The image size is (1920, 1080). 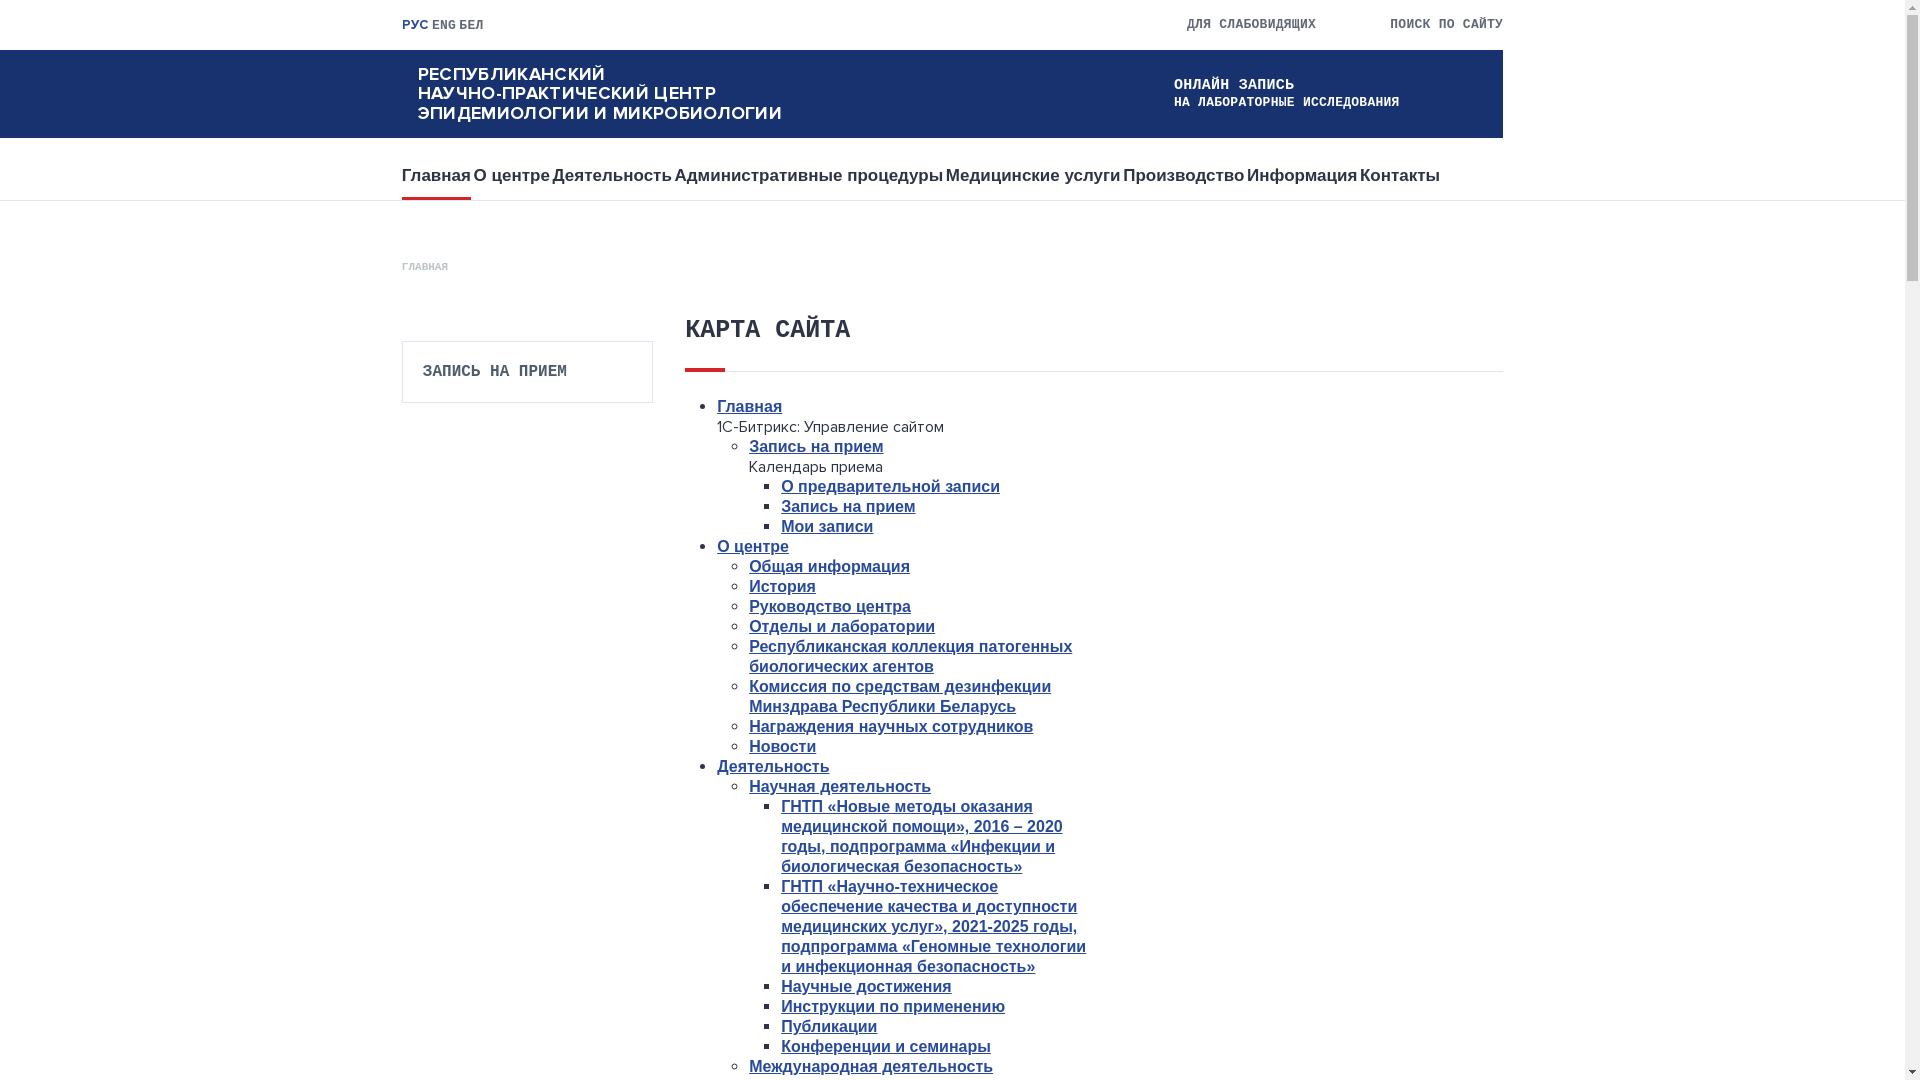 I want to click on 'ENG', so click(x=443, y=25).